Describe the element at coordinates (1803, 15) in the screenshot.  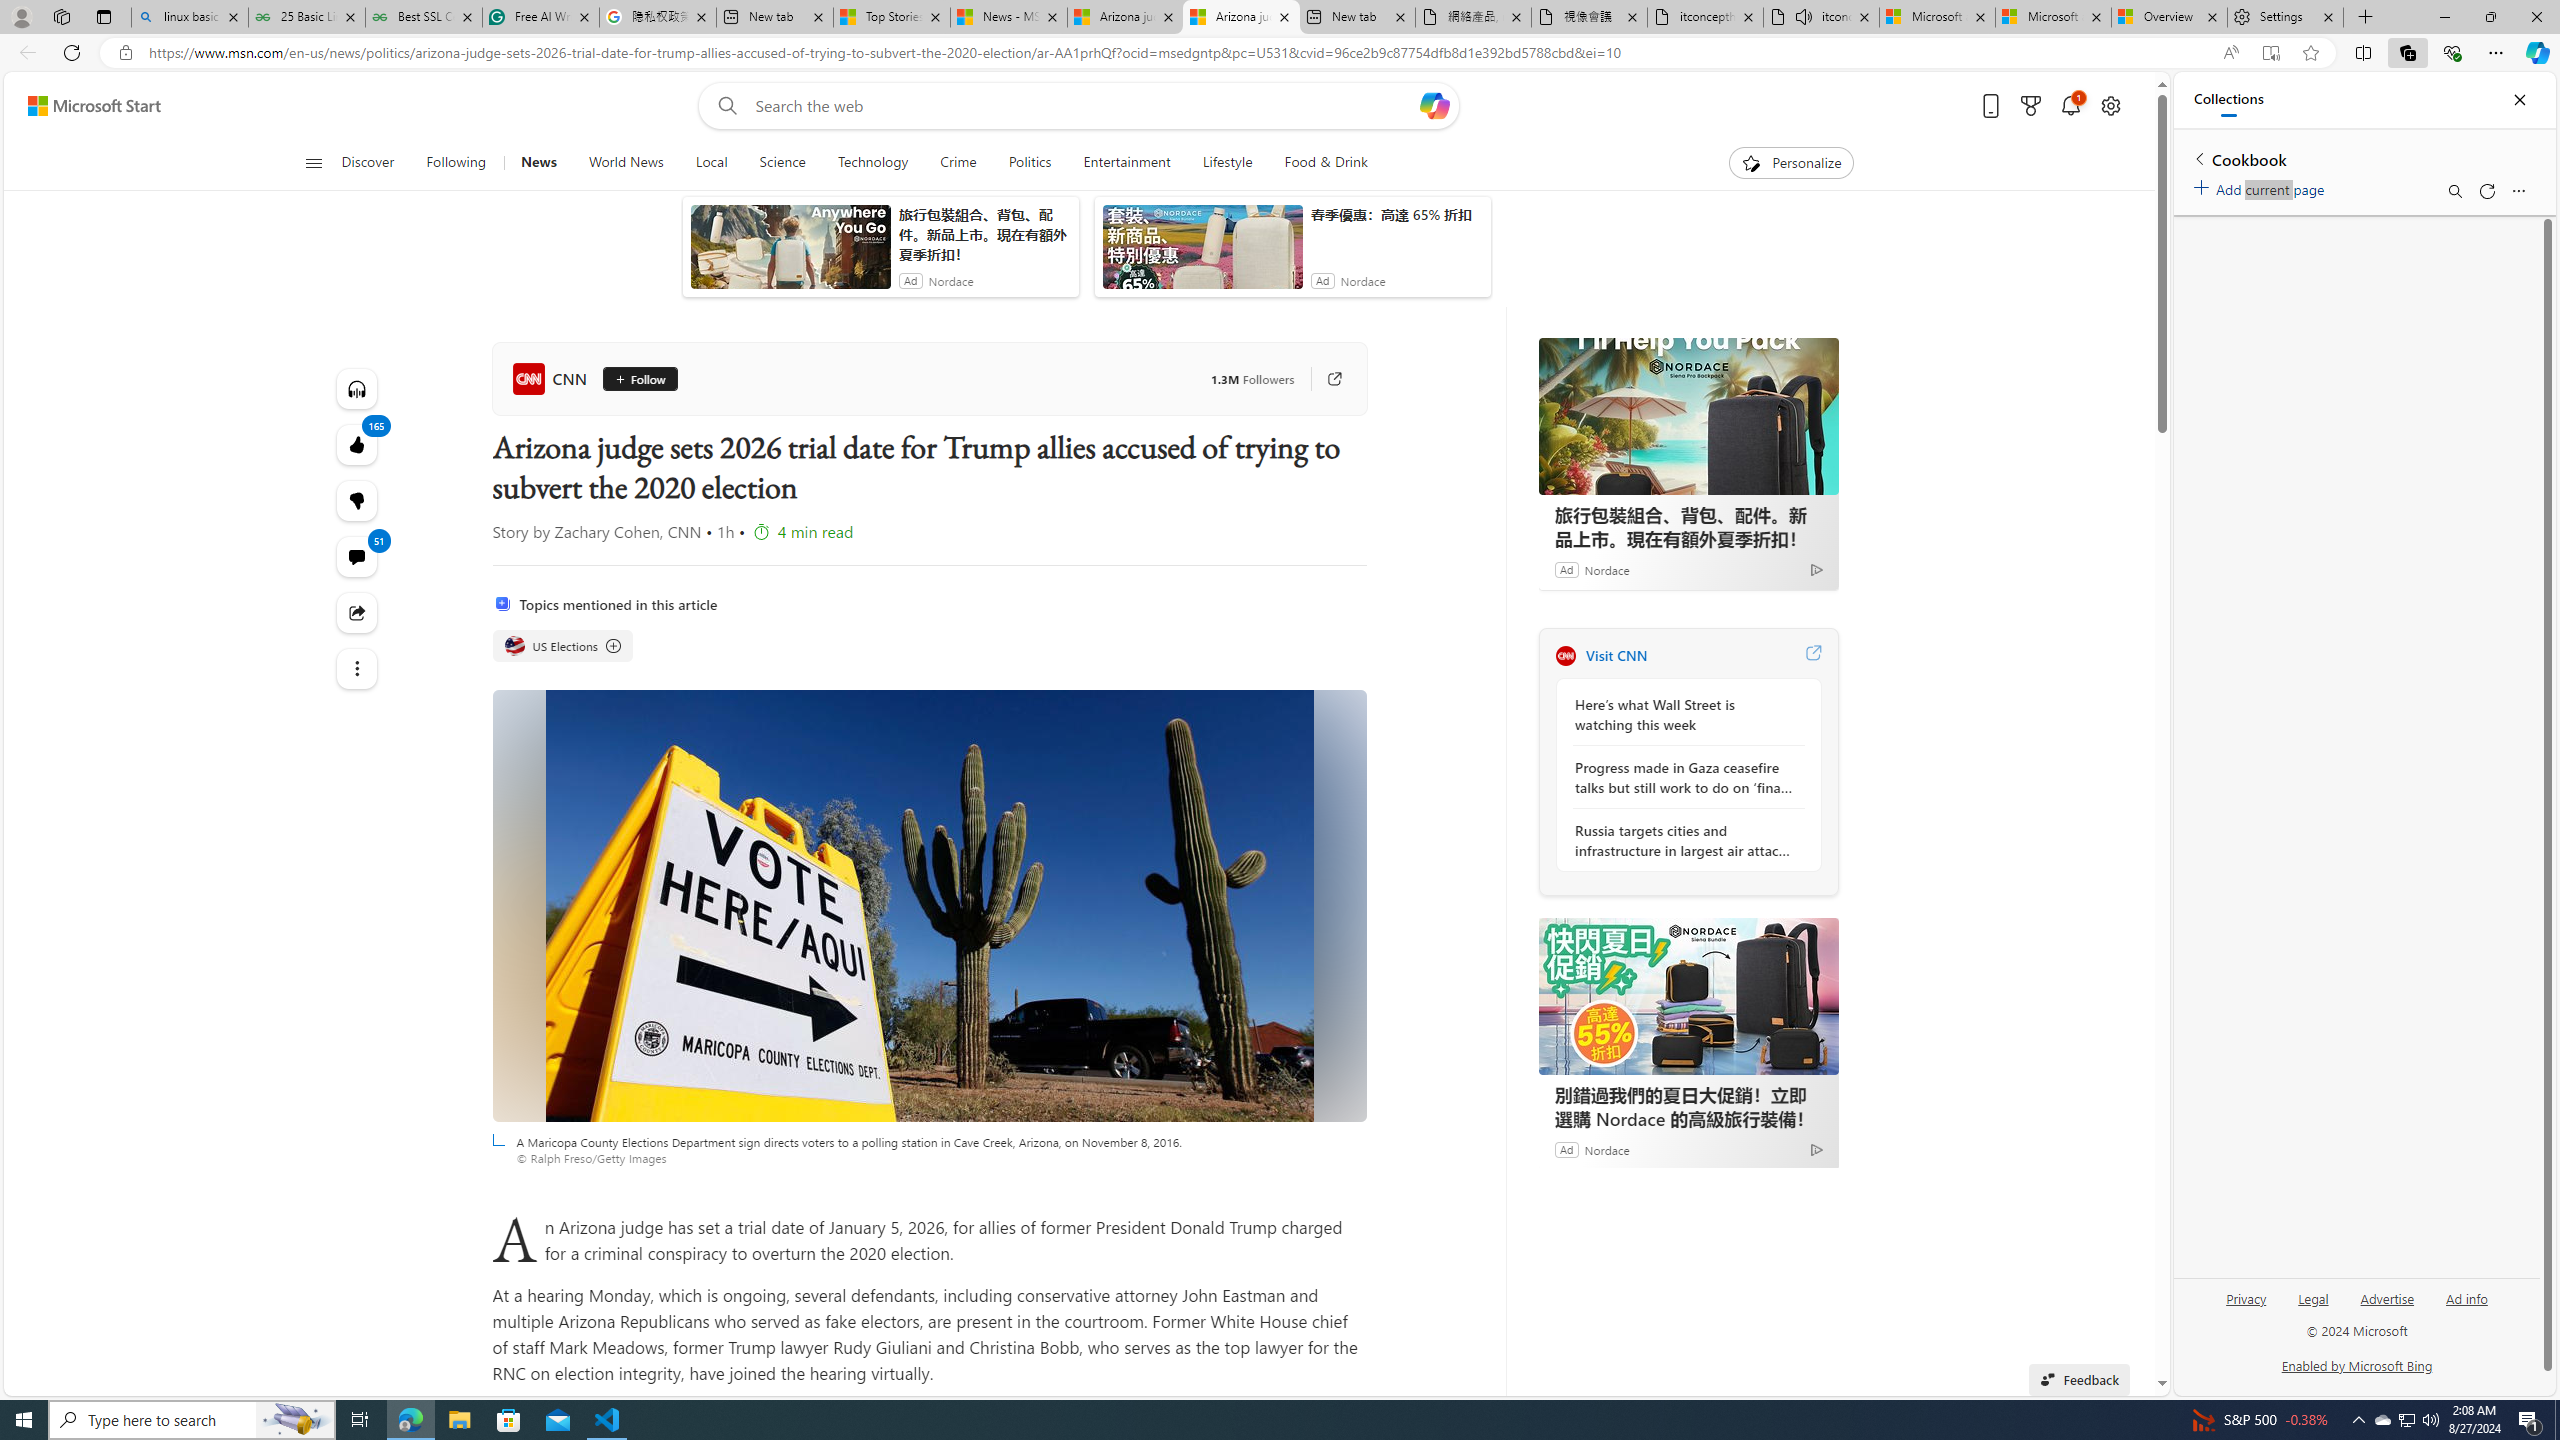
I see `'Mute tab'` at that location.